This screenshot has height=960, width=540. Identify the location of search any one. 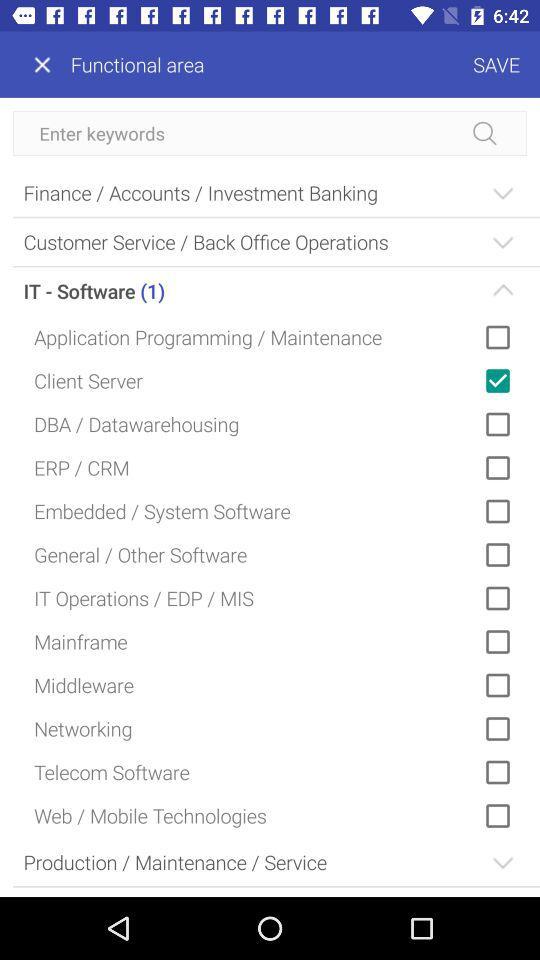
(270, 132).